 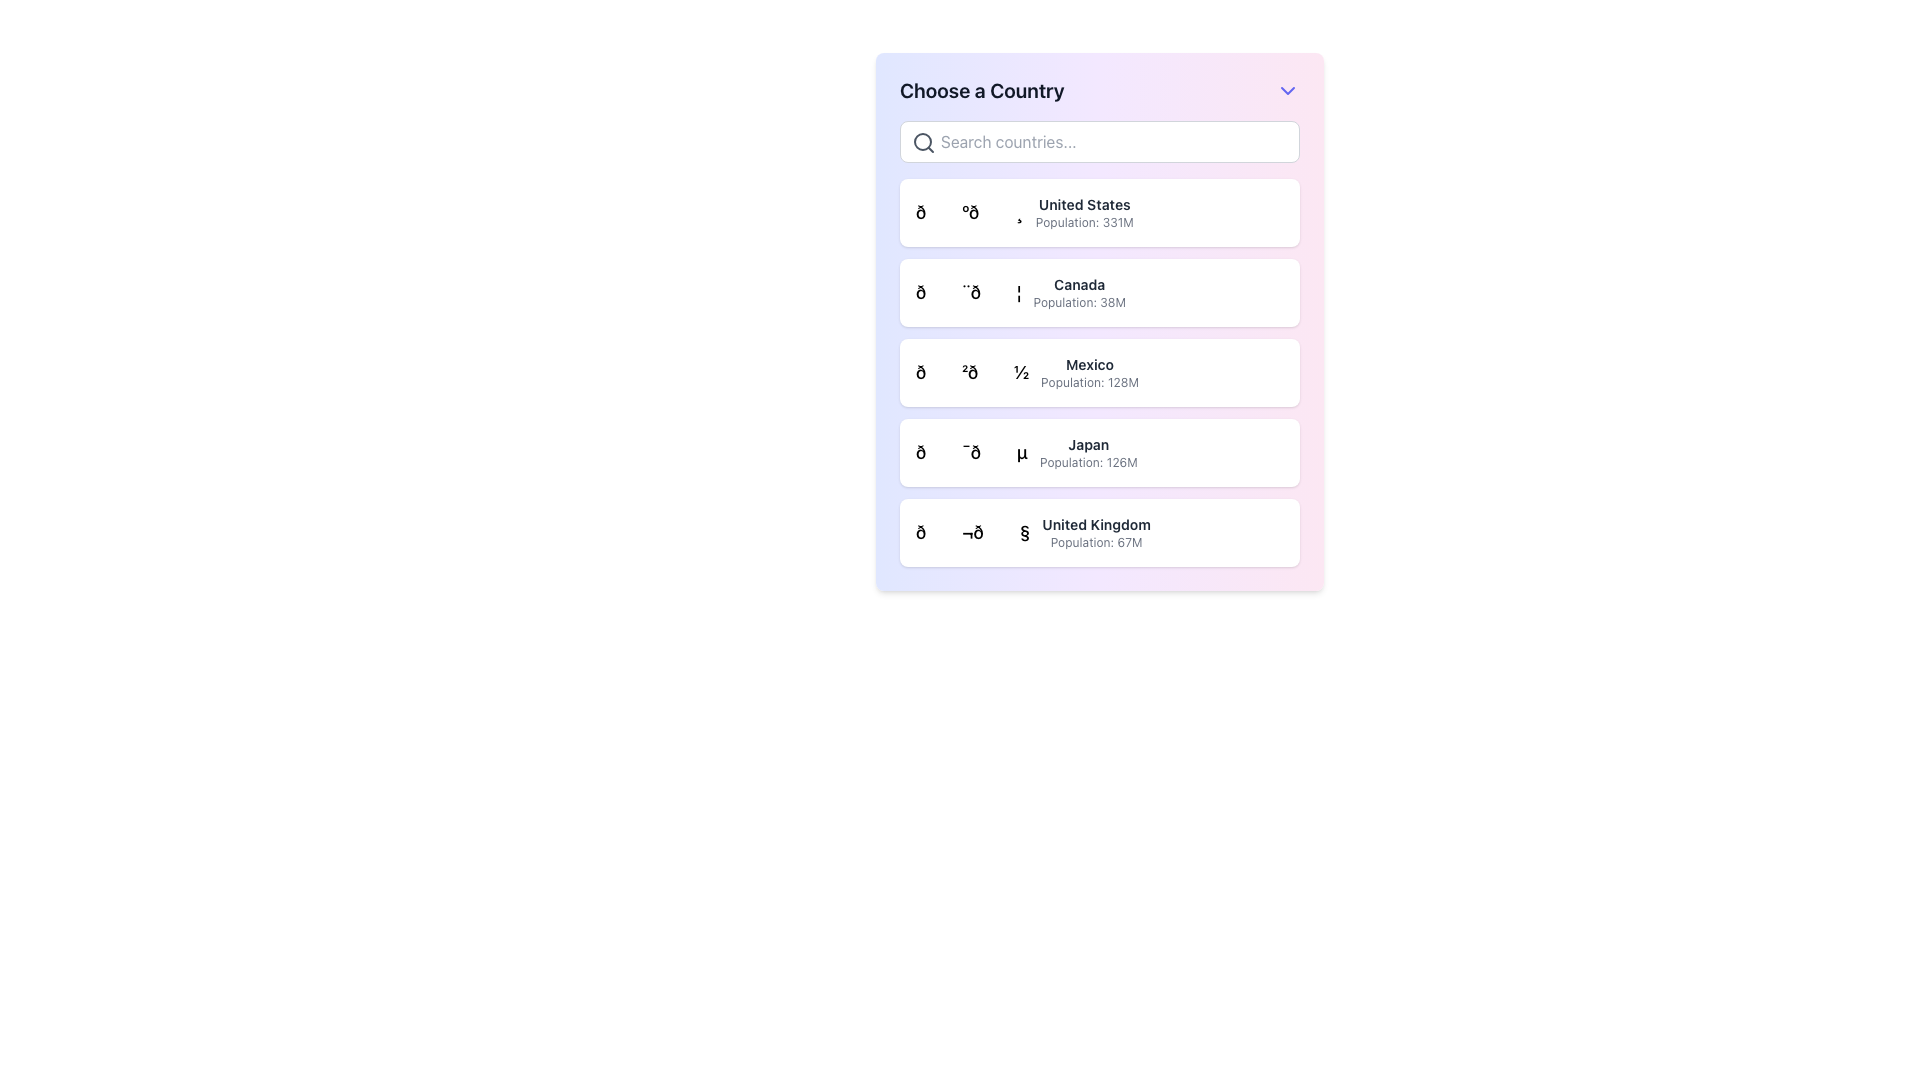 I want to click on the primary label representing the United States in the list of countries, located above the text 'Population: 331M', so click(x=1083, y=204).